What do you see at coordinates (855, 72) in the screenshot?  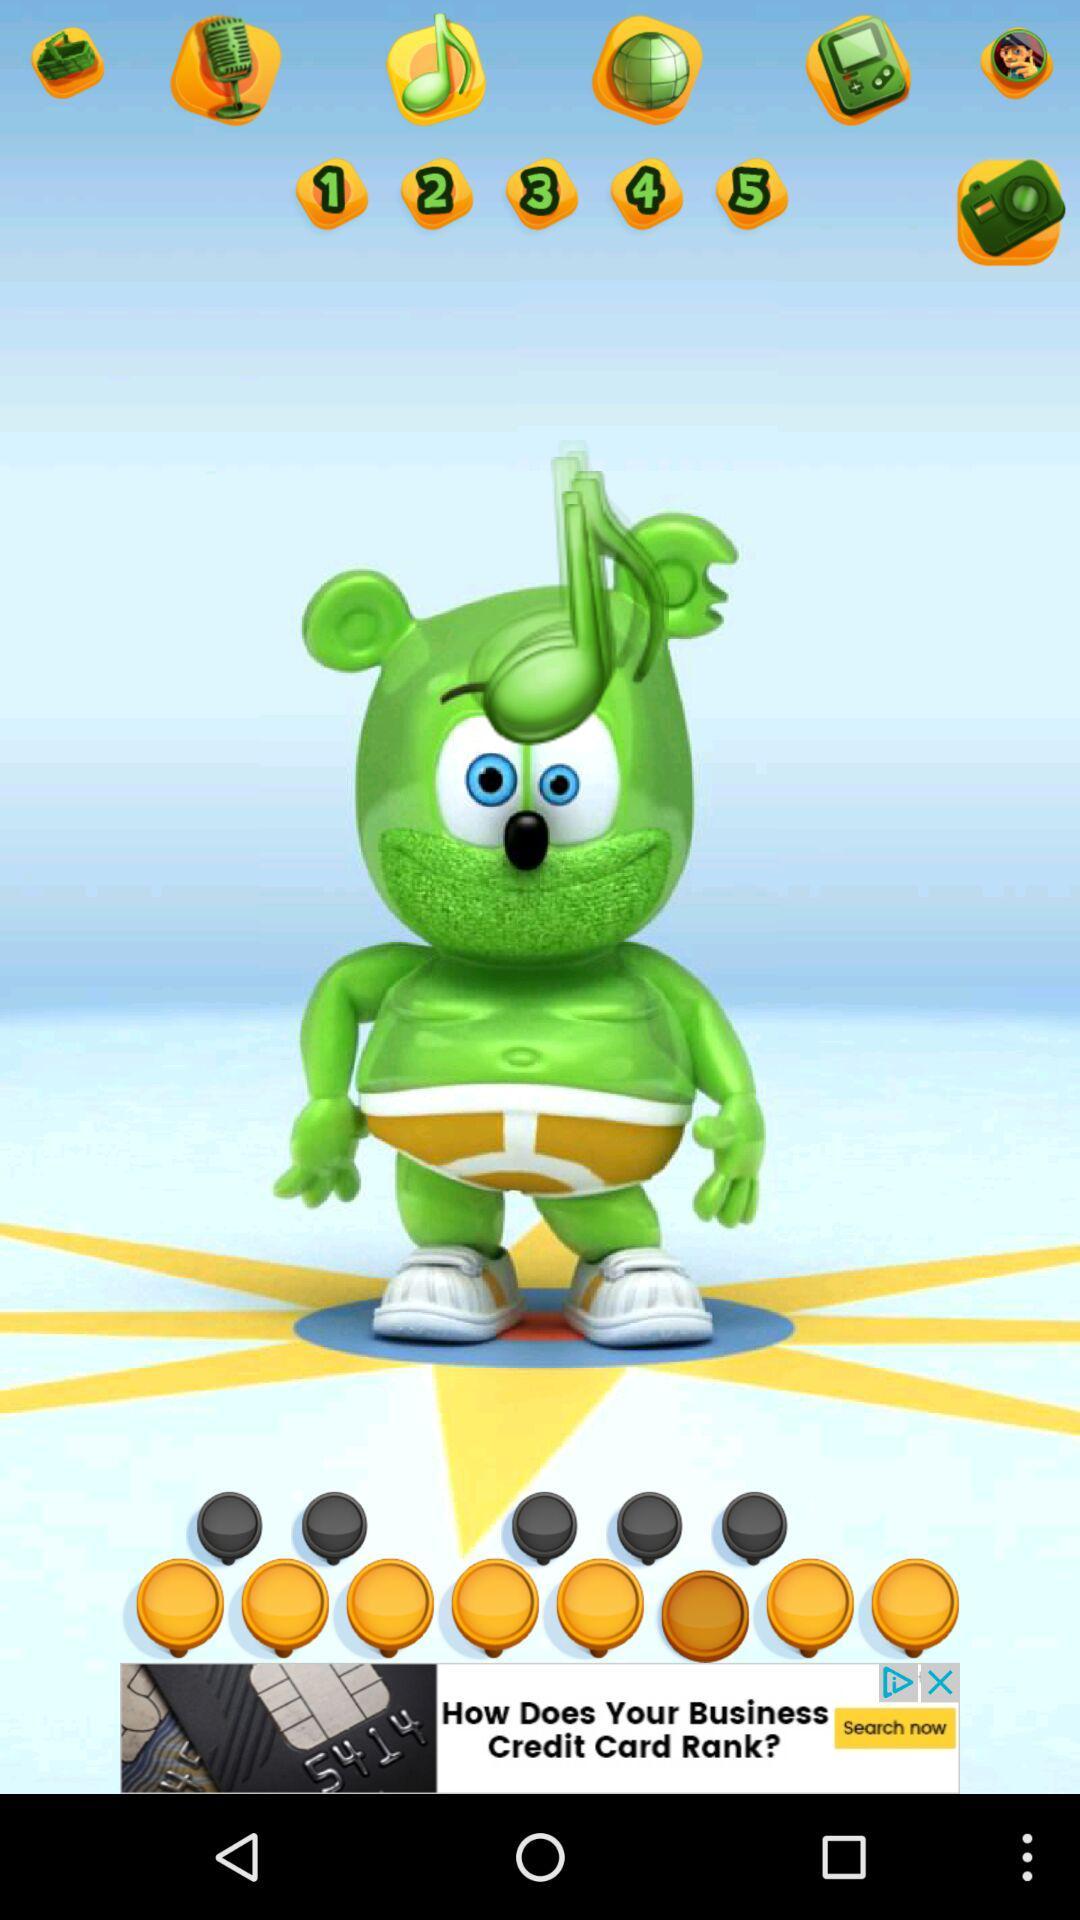 I see `contact in phone` at bounding box center [855, 72].